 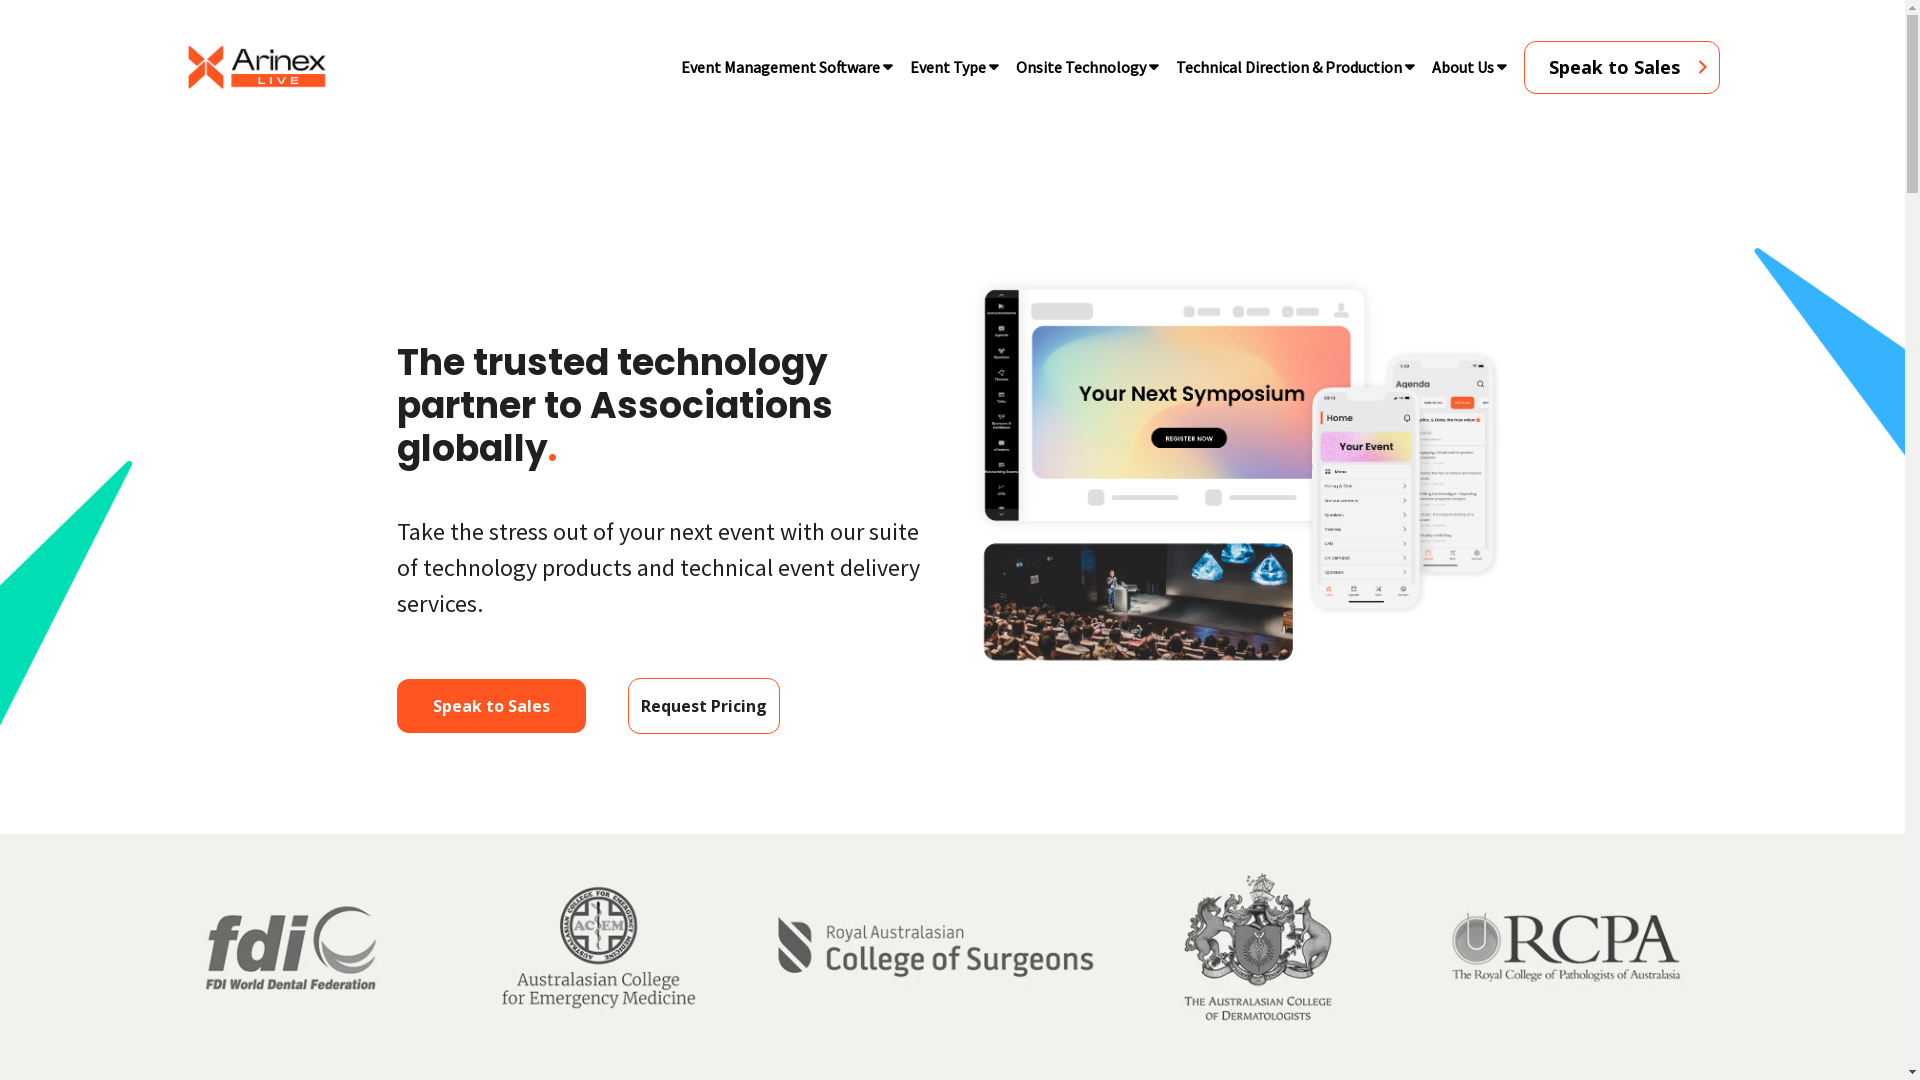 What do you see at coordinates (397, 704) in the screenshot?
I see `'Speak to Sales'` at bounding box center [397, 704].